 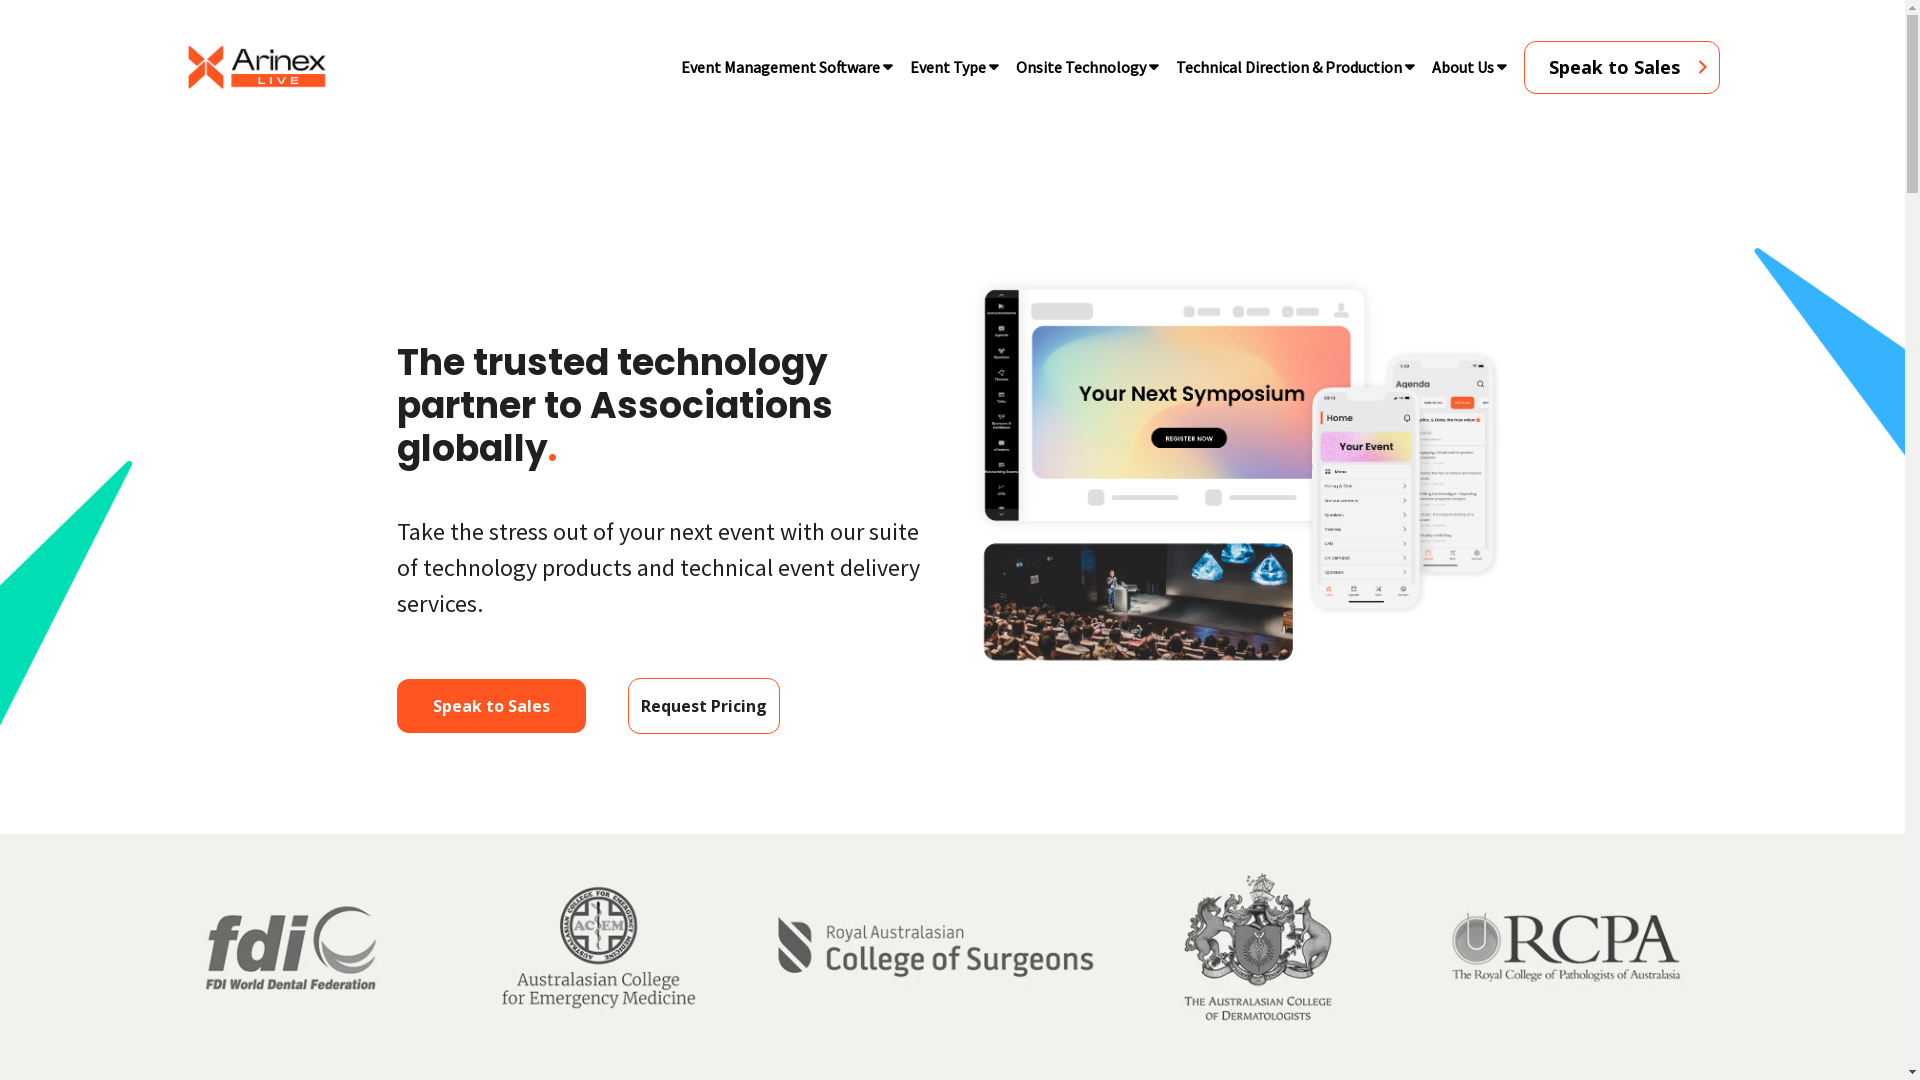 What do you see at coordinates (397, 704) in the screenshot?
I see `'Speak to Sales'` at bounding box center [397, 704].